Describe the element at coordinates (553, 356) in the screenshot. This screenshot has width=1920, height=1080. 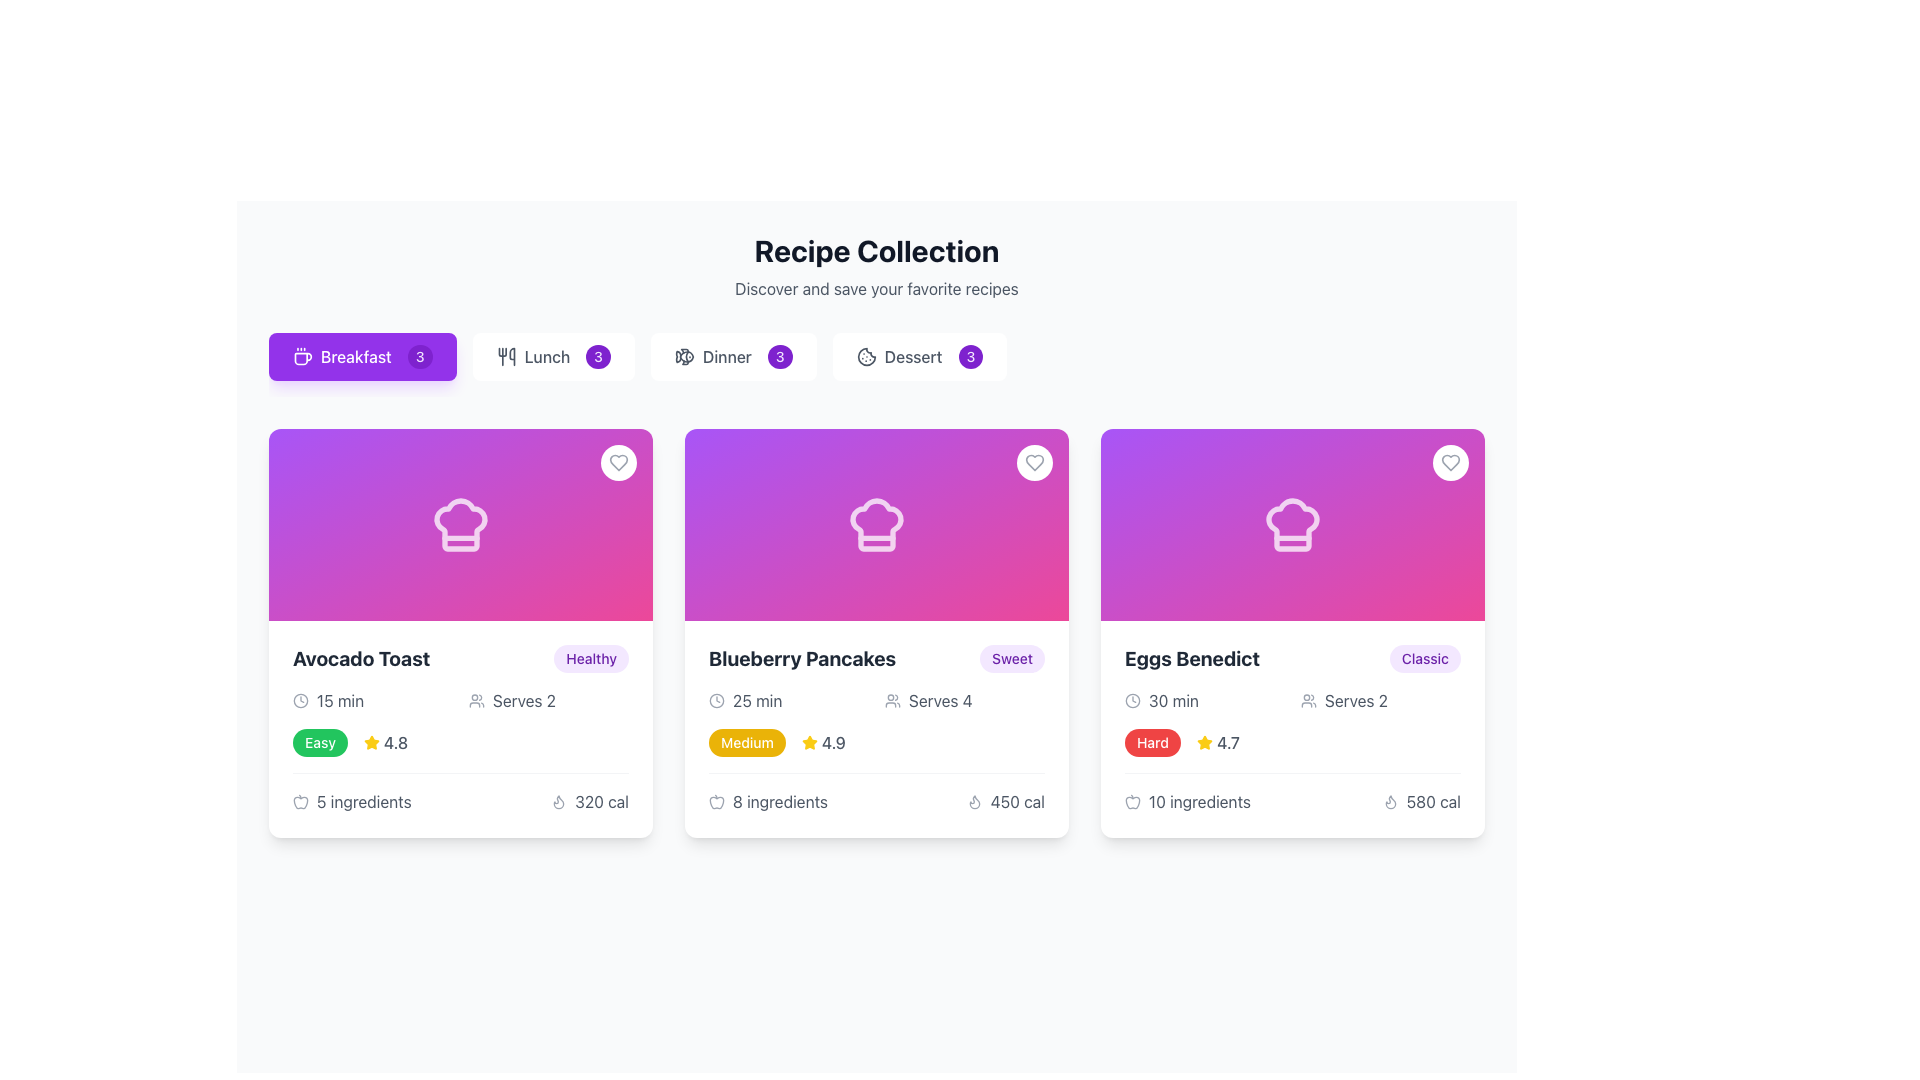
I see `the 'Lunch' button, which has an icon of utensils on the left and a purple badge with the number '3' on the right, located beneath the 'Recipe Collection' header` at that location.